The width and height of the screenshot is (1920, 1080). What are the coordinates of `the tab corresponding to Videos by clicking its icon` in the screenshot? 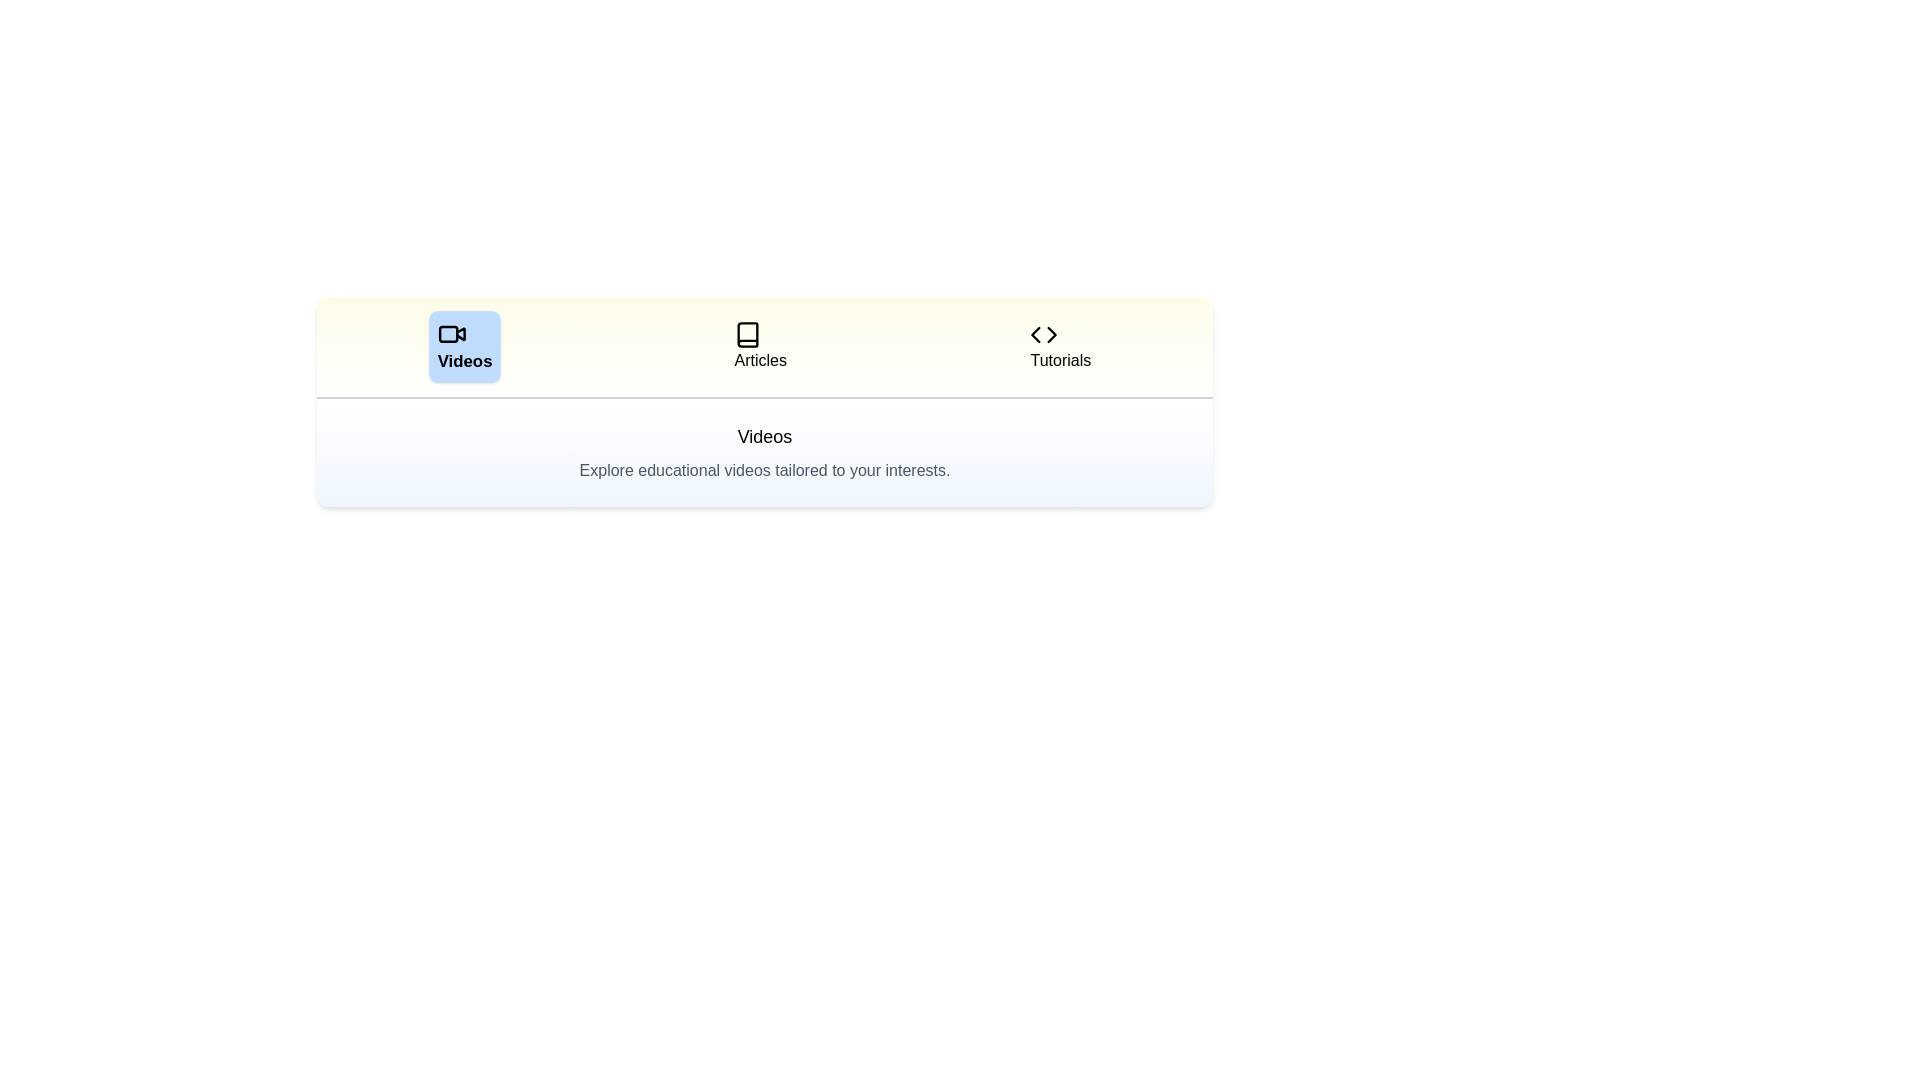 It's located at (463, 346).